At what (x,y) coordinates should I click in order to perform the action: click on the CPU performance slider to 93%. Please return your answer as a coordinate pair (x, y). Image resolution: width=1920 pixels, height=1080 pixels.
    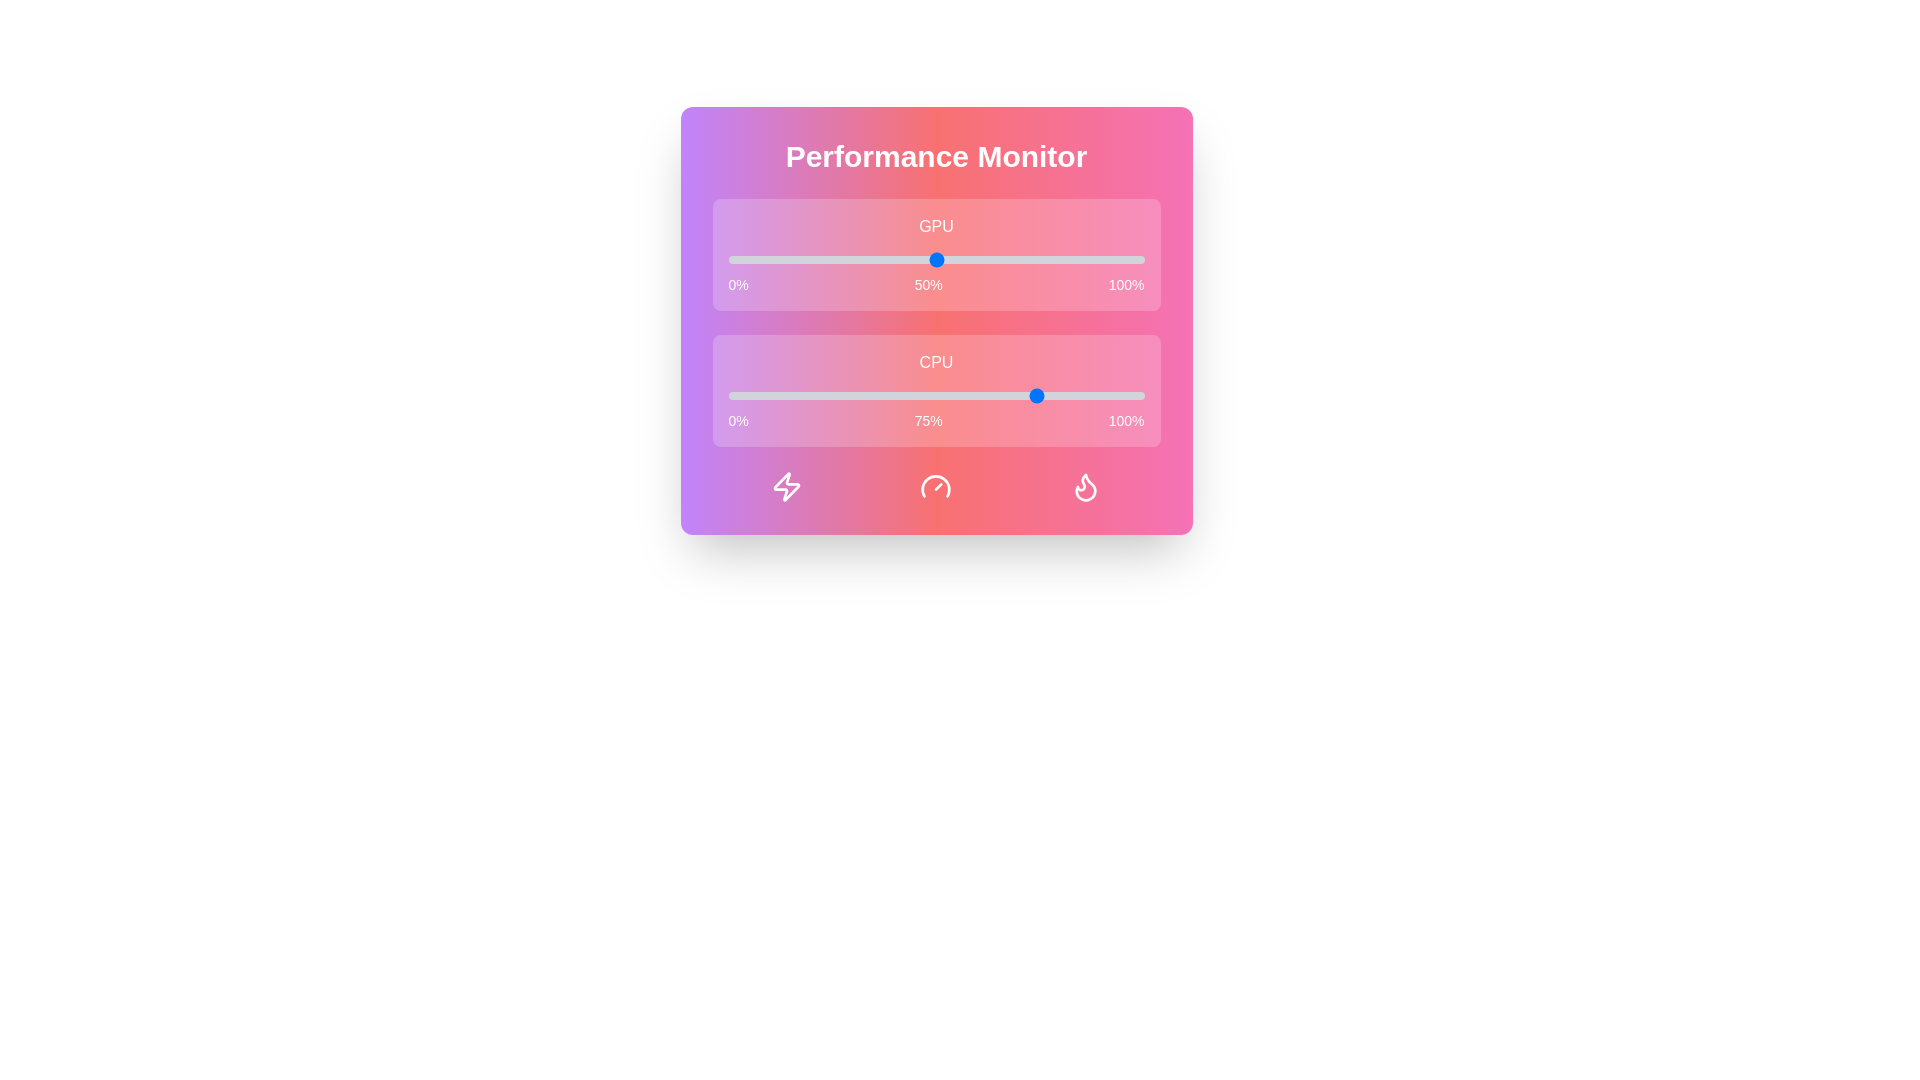
    Looking at the image, I should click on (1114, 396).